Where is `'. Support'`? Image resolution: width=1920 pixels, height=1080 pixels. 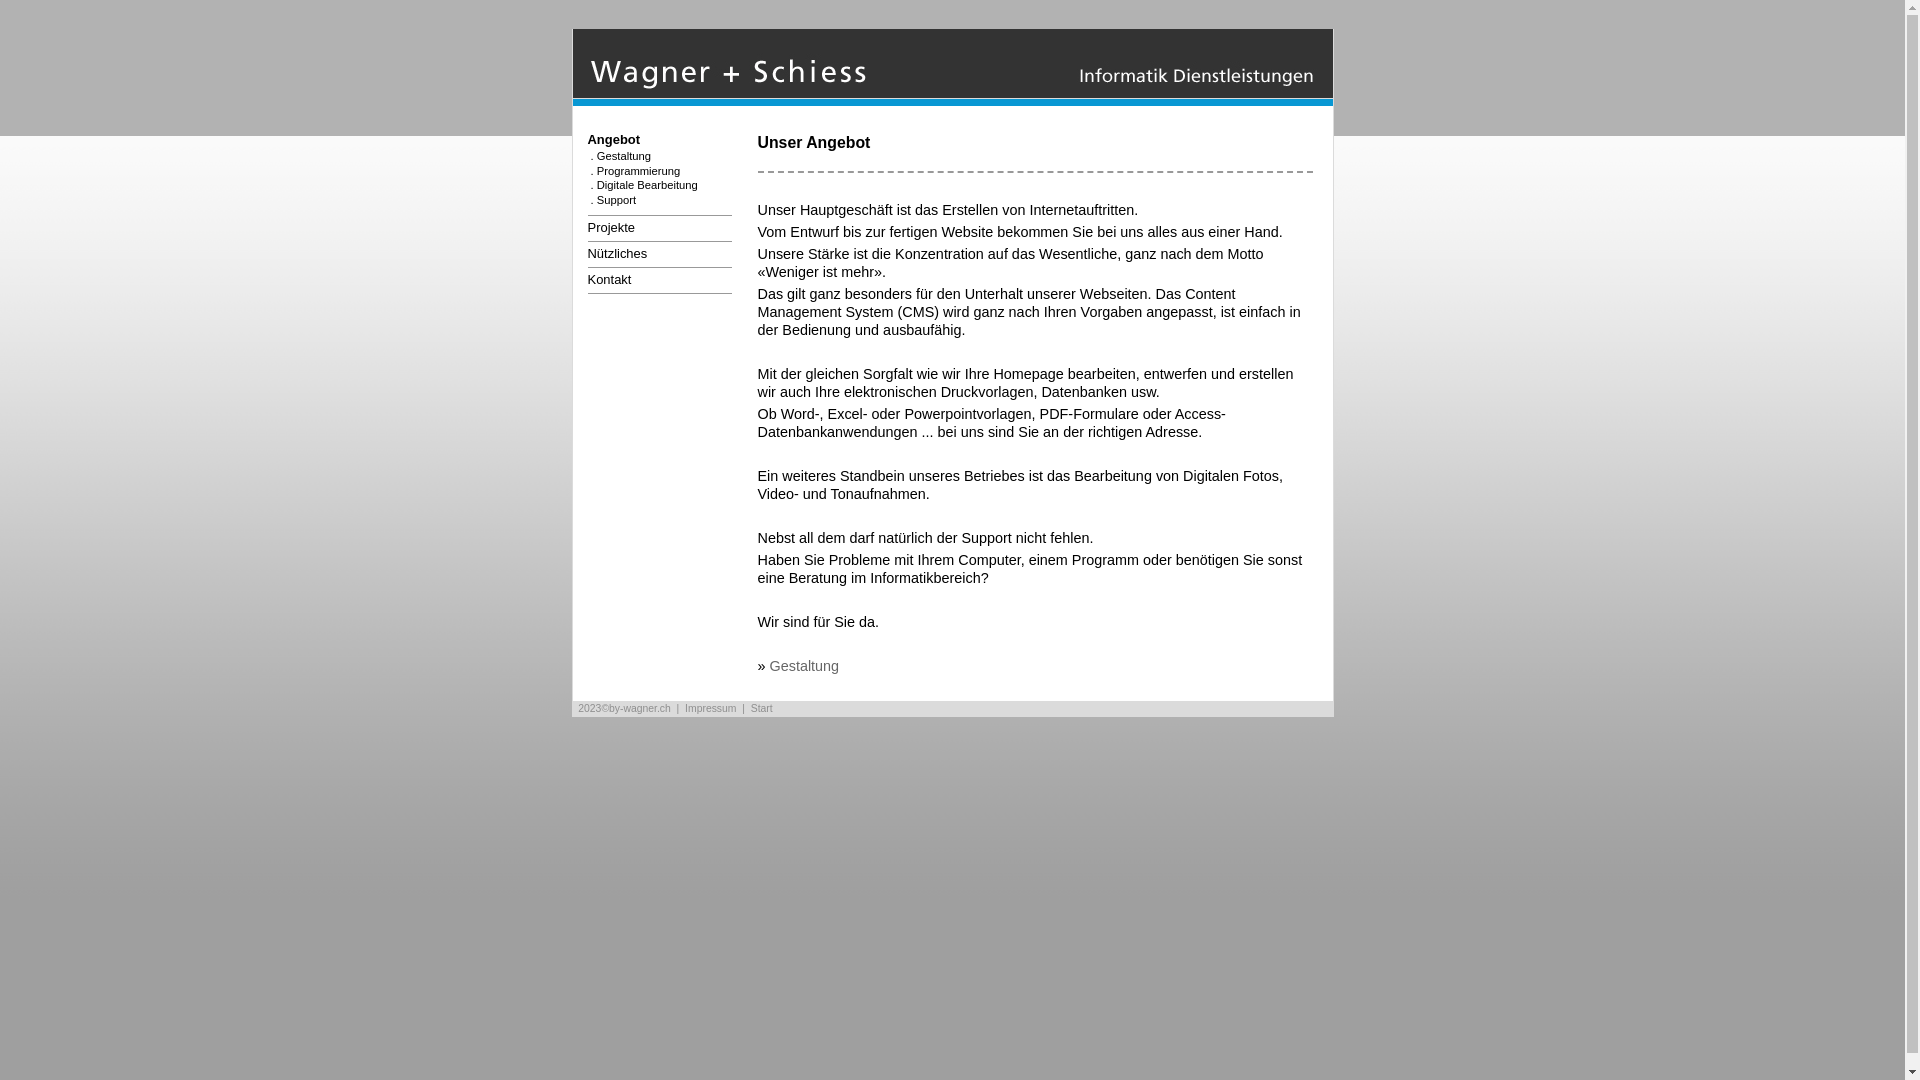 '. Support' is located at coordinates (587, 200).